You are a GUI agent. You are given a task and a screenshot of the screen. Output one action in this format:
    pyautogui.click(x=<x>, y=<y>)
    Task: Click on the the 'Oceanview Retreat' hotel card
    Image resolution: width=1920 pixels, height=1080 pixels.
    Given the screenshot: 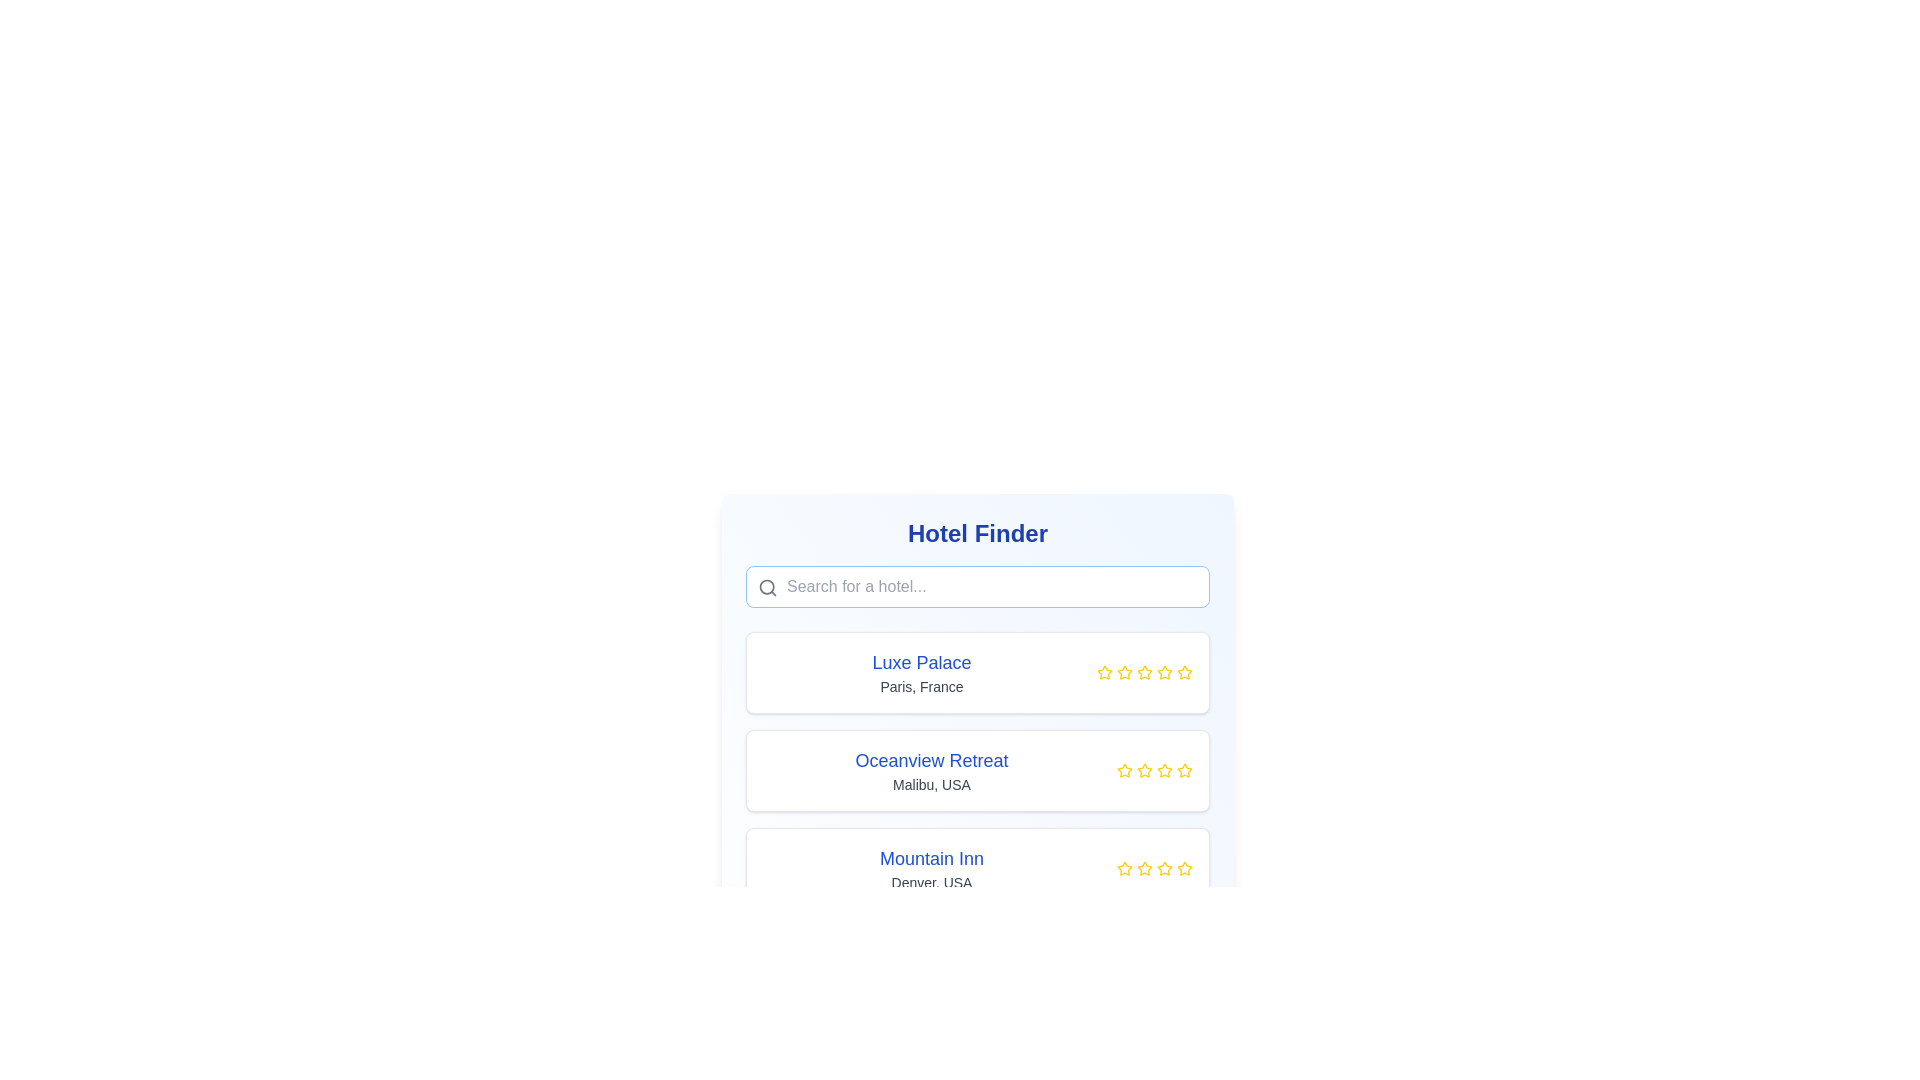 What is the action you would take?
    pyautogui.click(x=978, y=770)
    